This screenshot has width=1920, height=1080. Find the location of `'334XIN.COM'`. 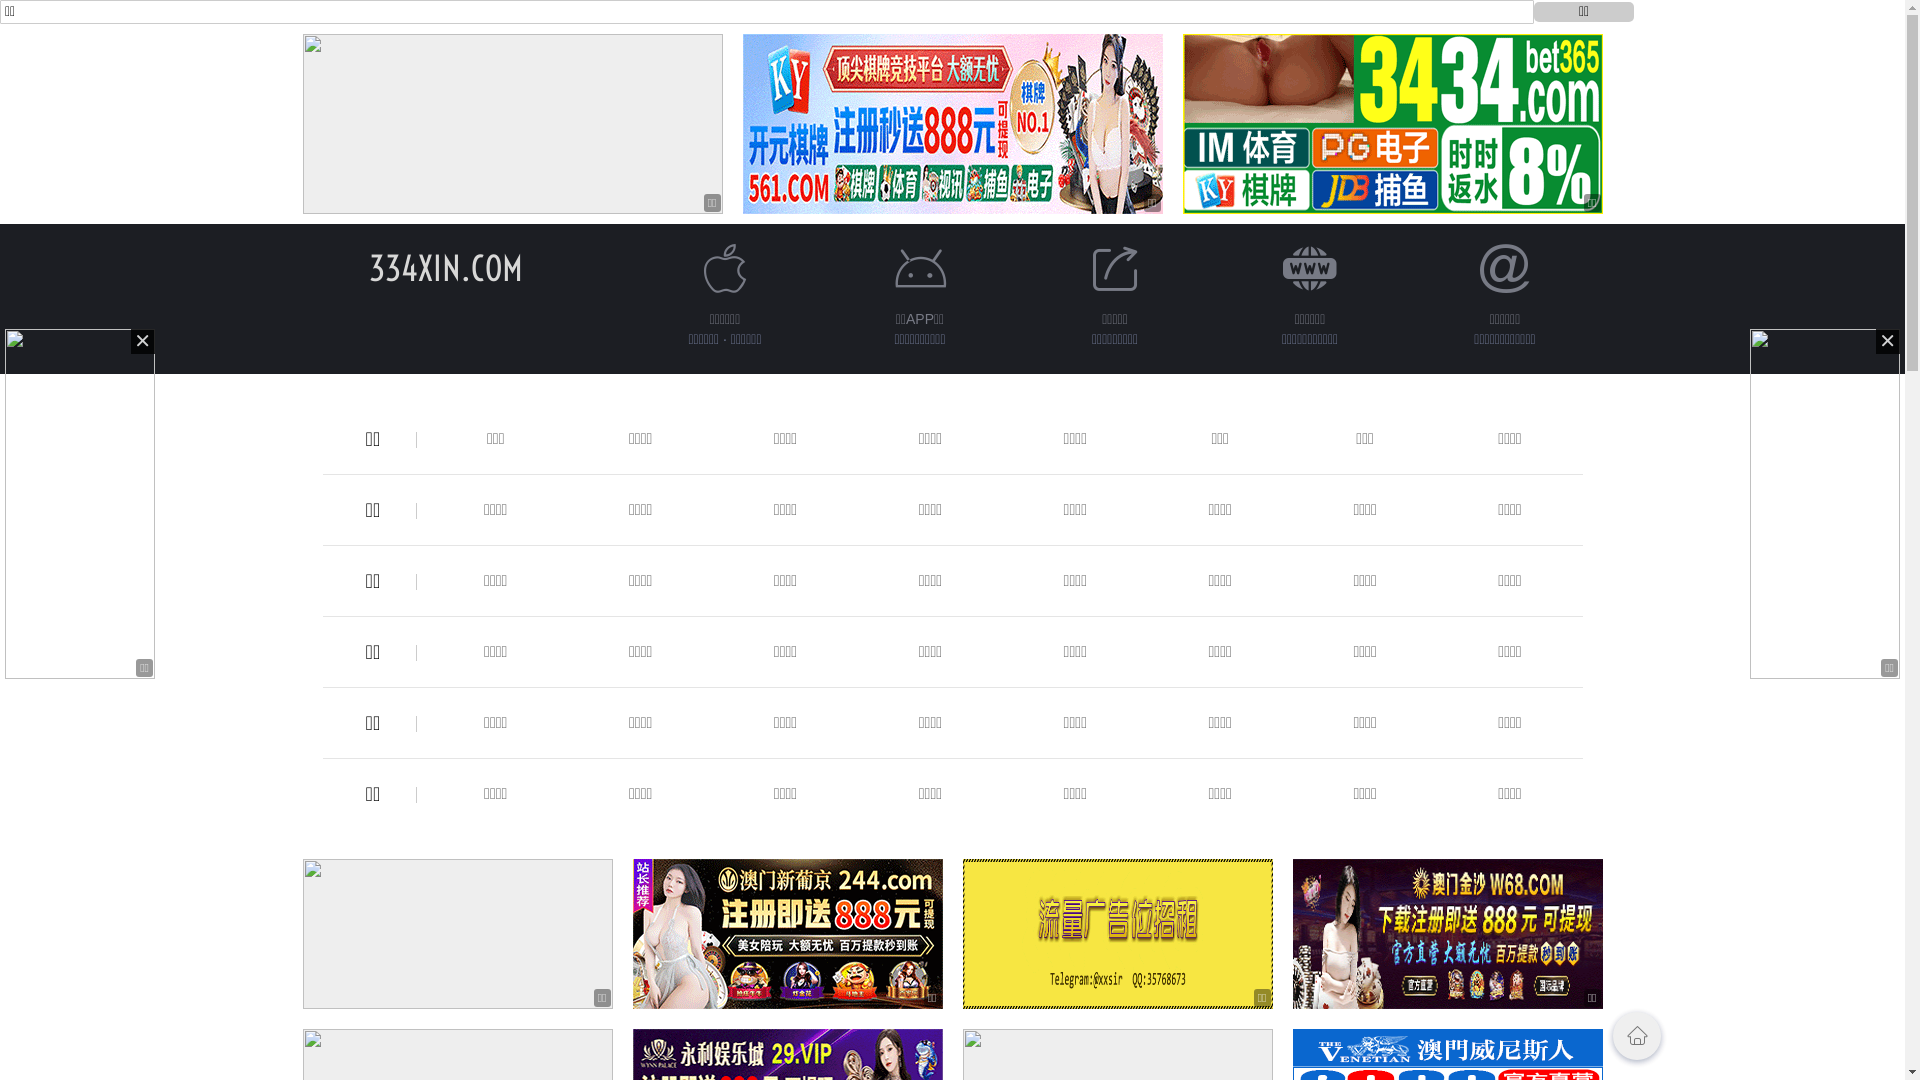

'334XIN.COM' is located at coordinates (444, 267).